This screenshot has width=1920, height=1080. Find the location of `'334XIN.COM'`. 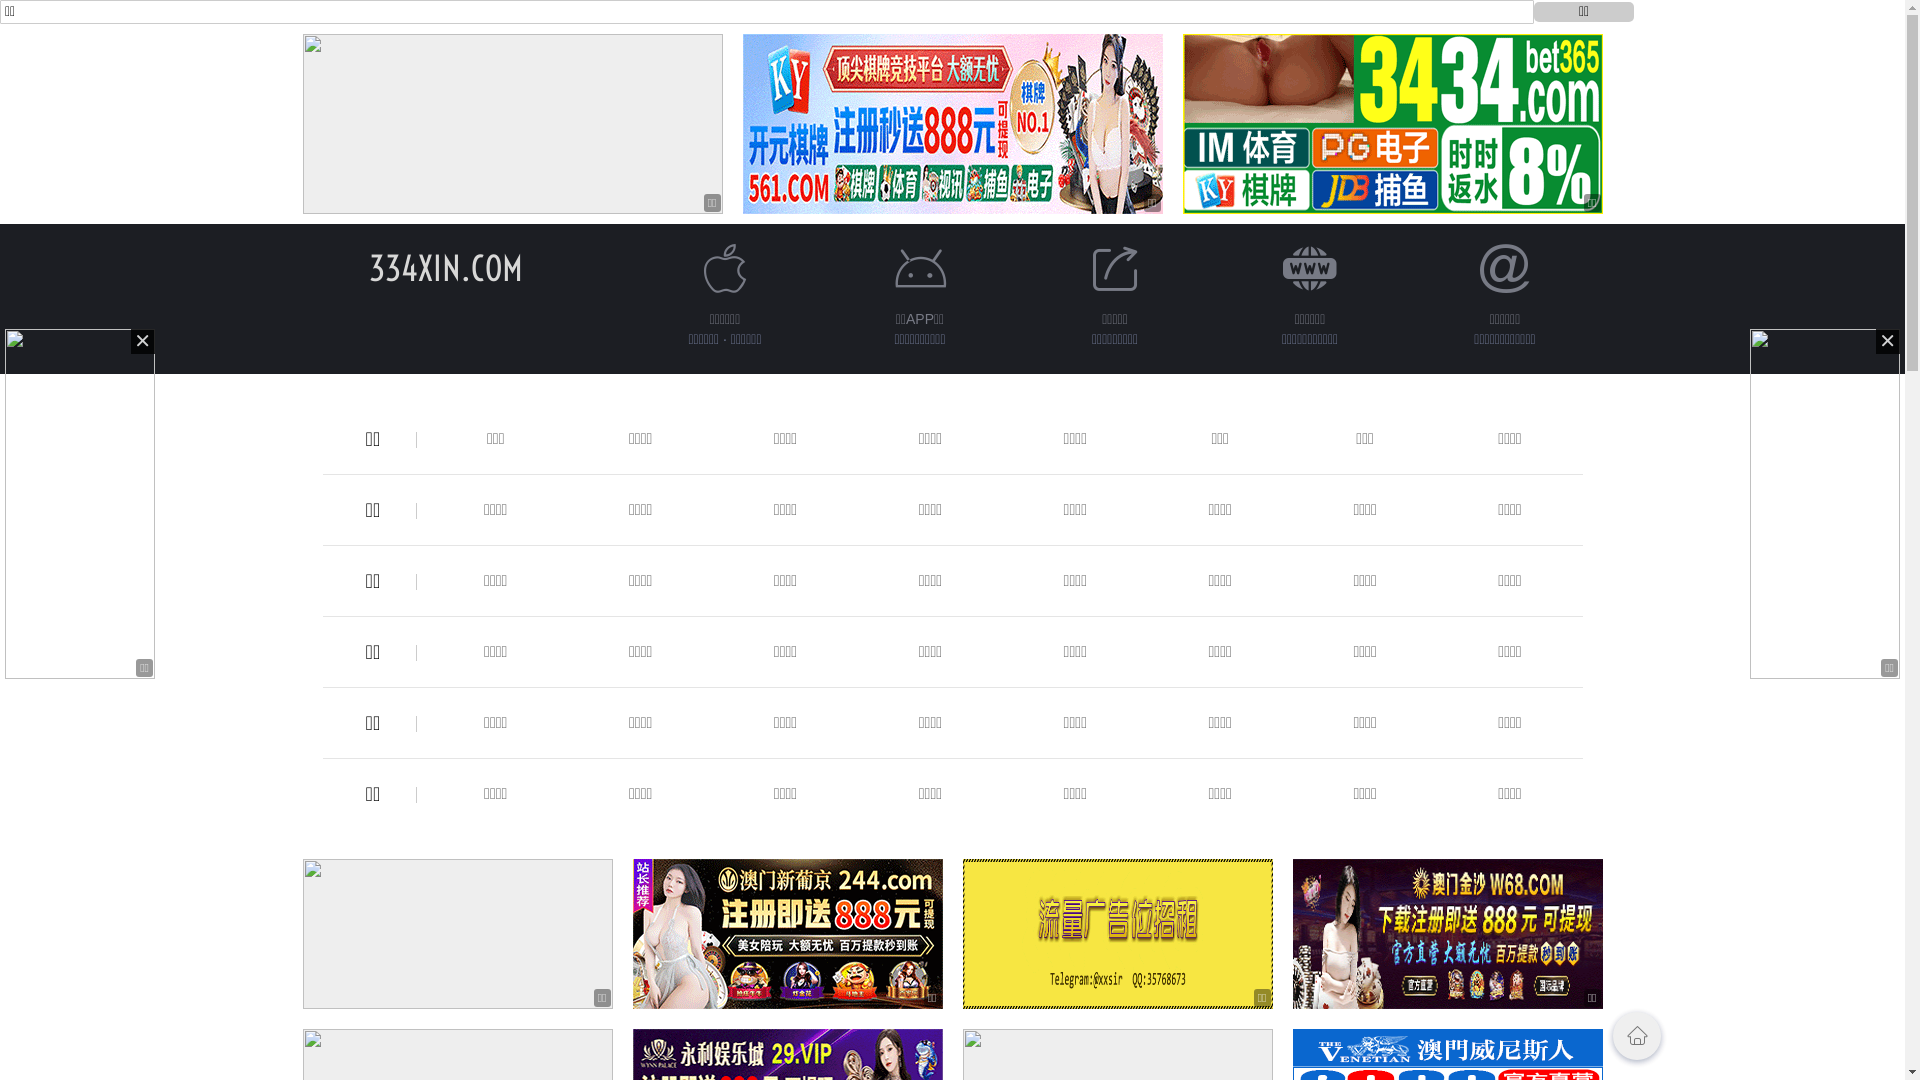

'334XIN.COM' is located at coordinates (444, 267).